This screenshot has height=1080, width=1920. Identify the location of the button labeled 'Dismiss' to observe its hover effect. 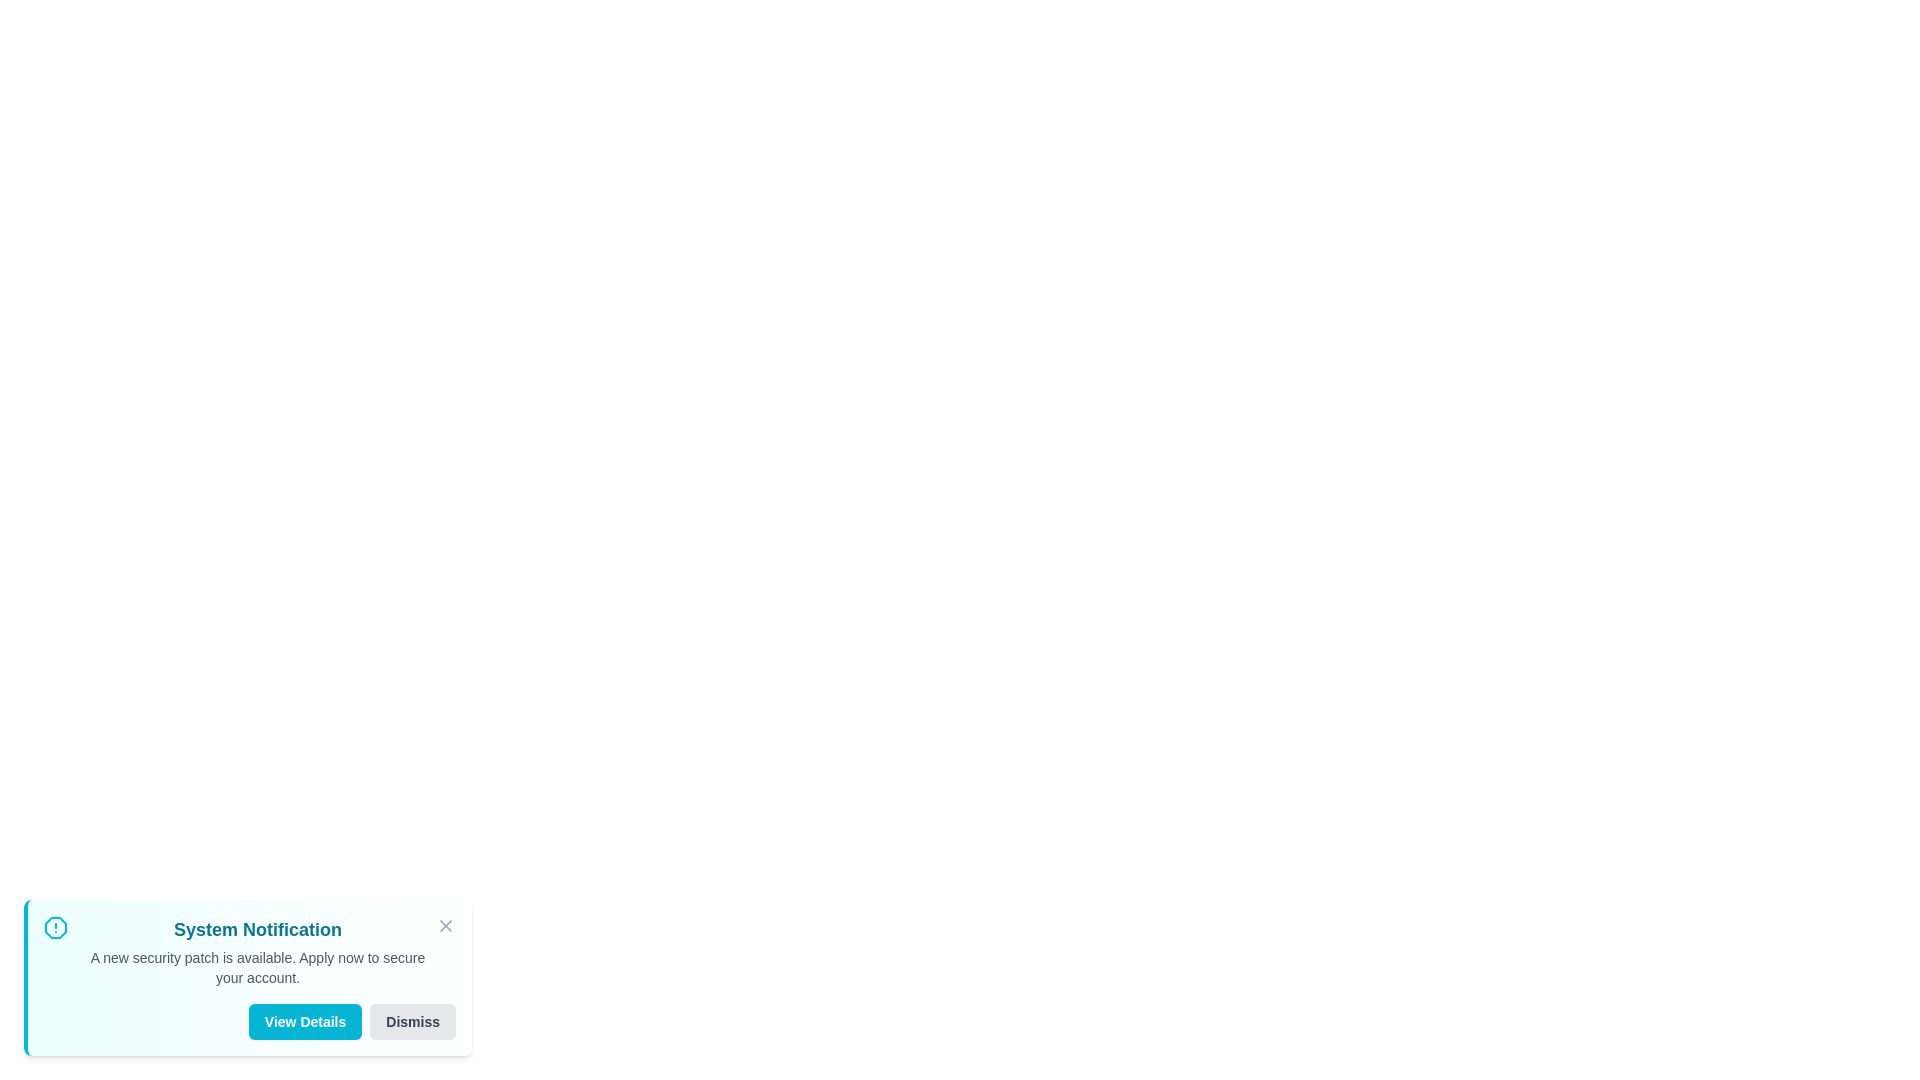
(412, 1022).